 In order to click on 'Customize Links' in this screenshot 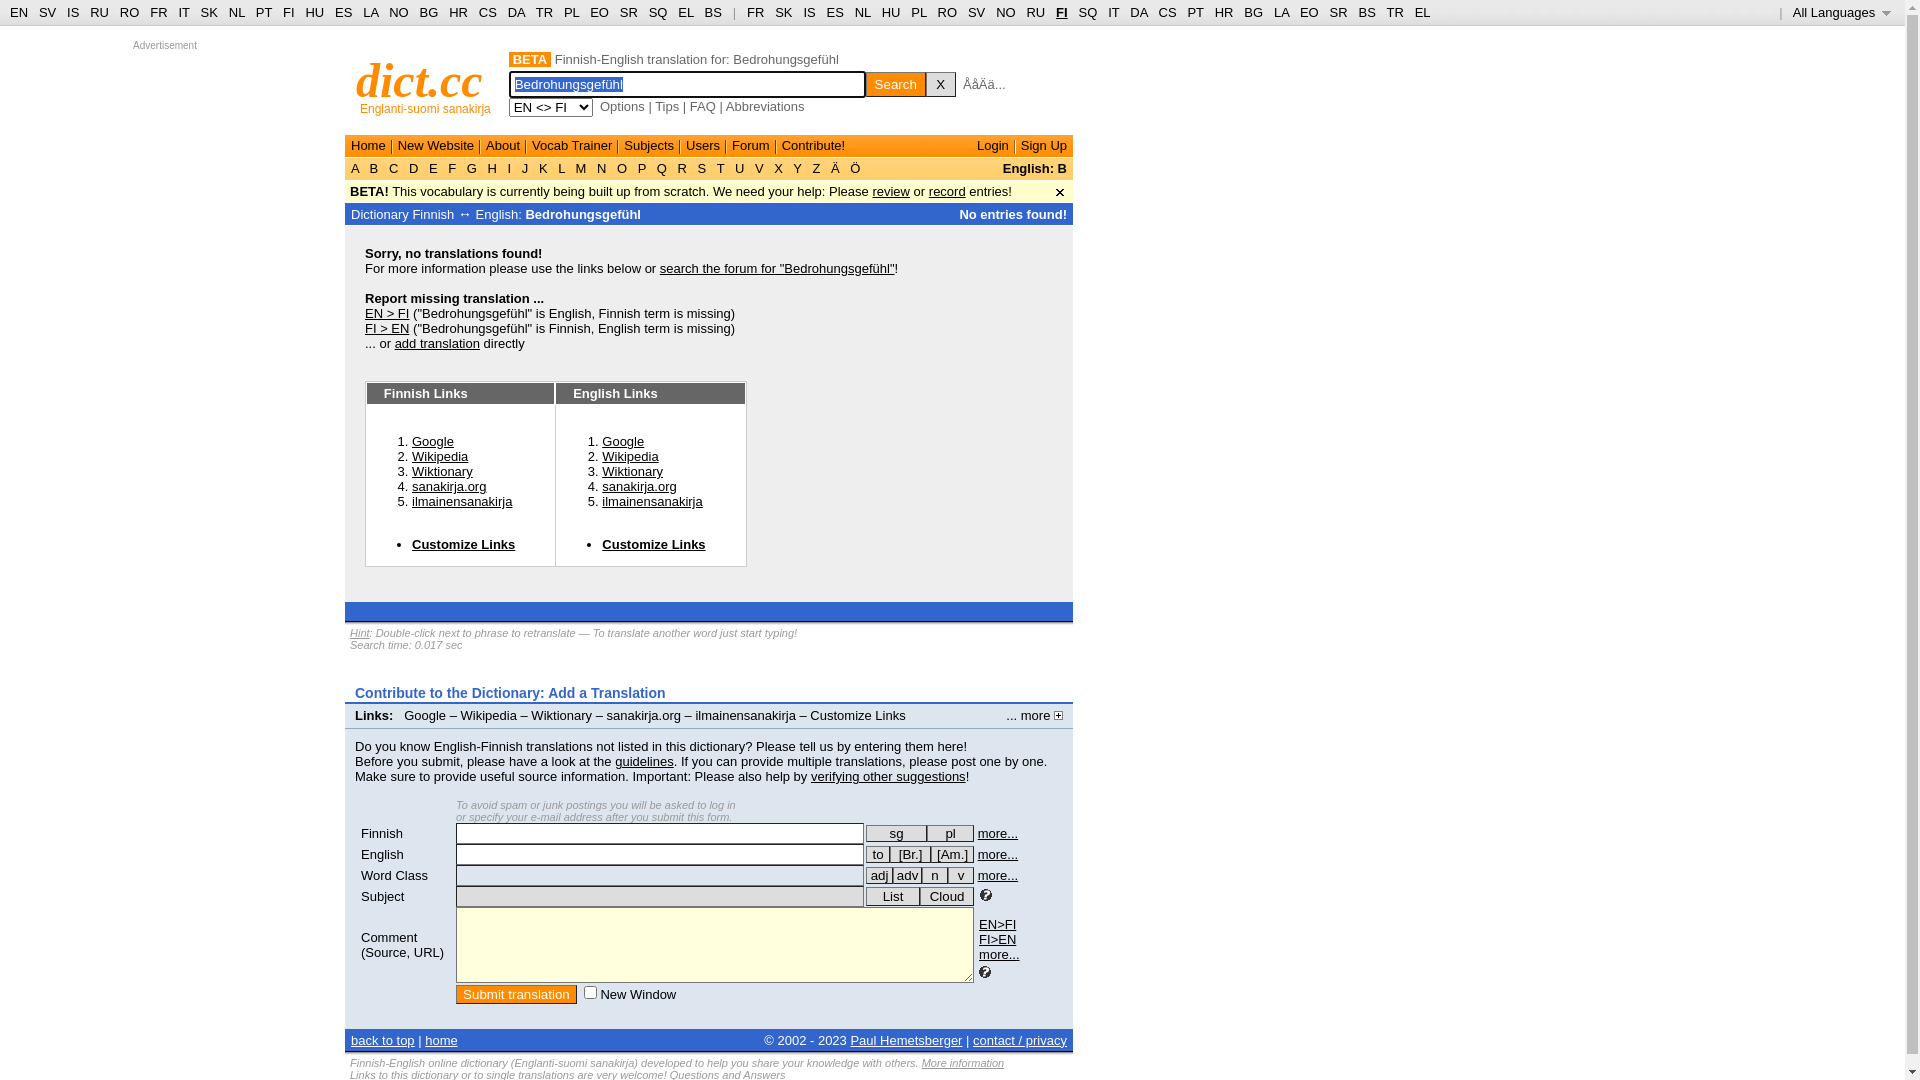, I will do `click(600, 544)`.